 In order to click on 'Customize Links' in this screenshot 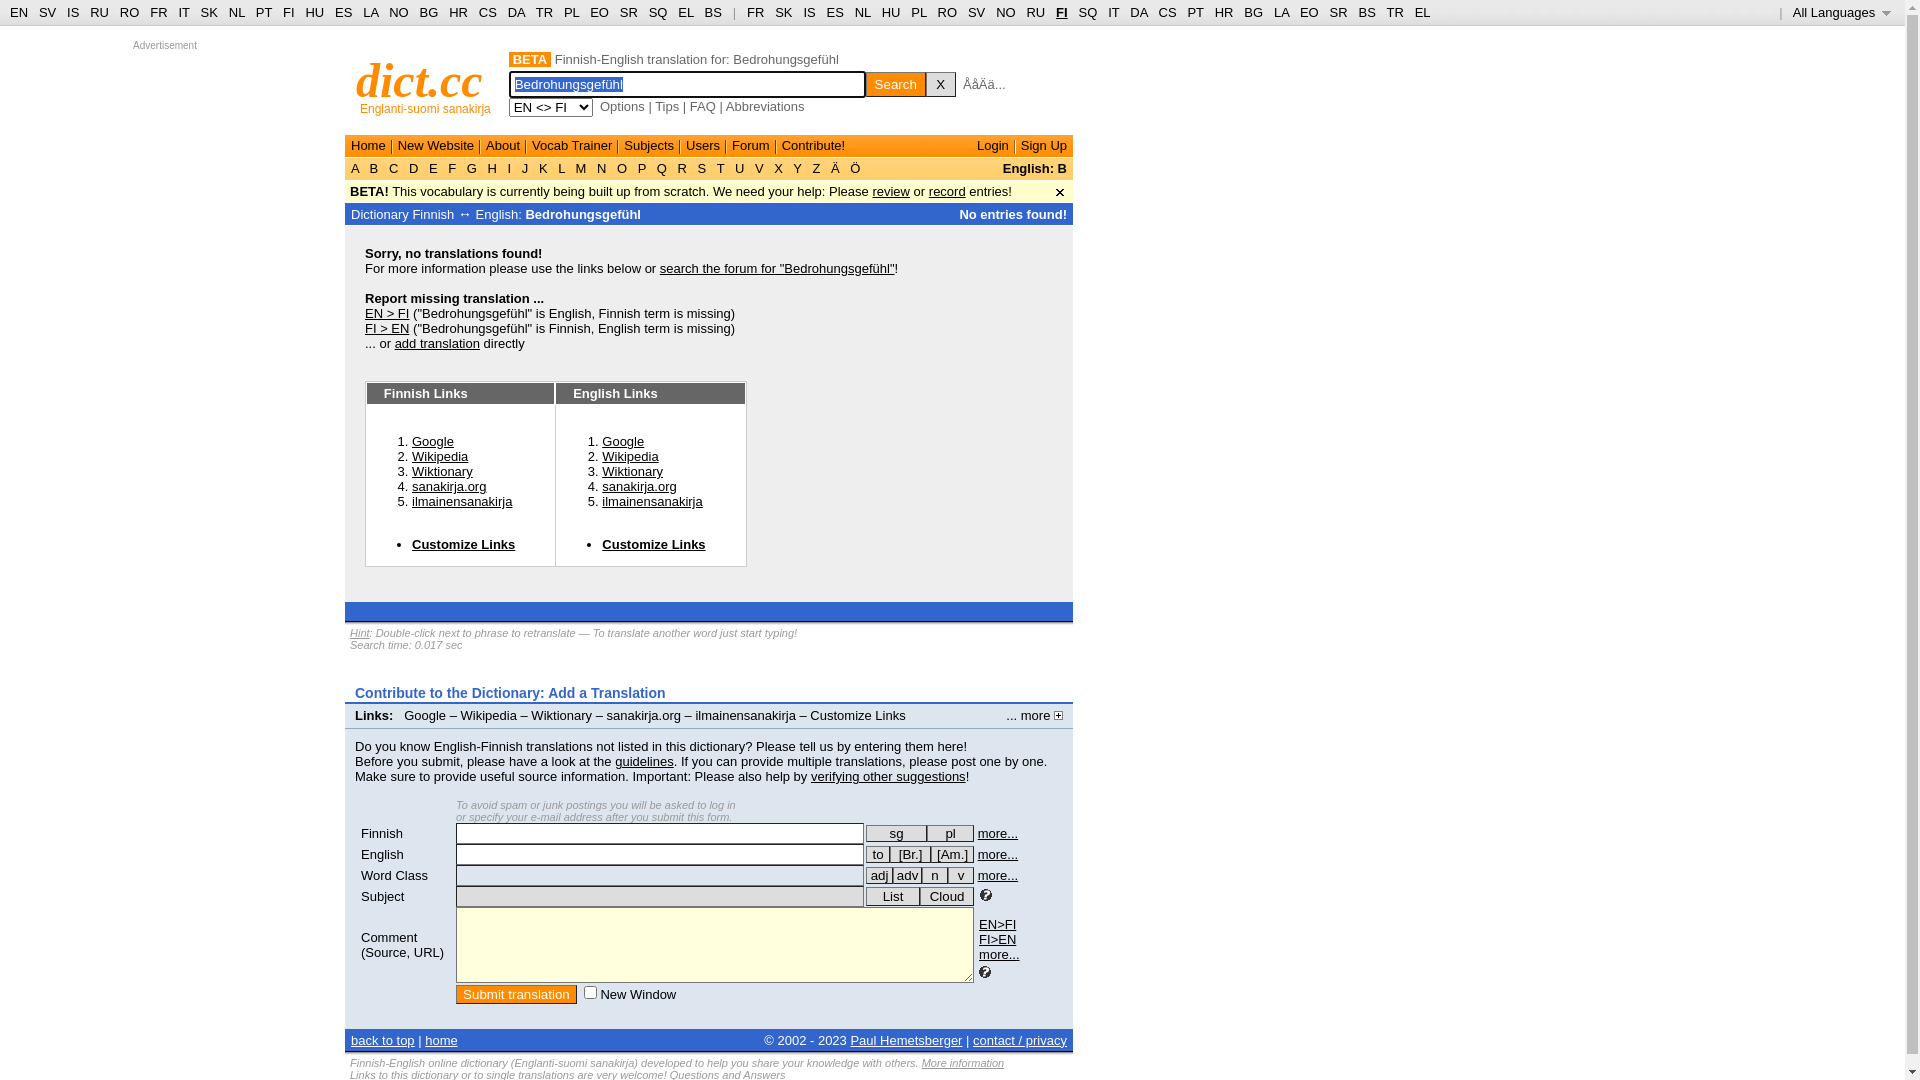, I will do `click(600, 544)`.